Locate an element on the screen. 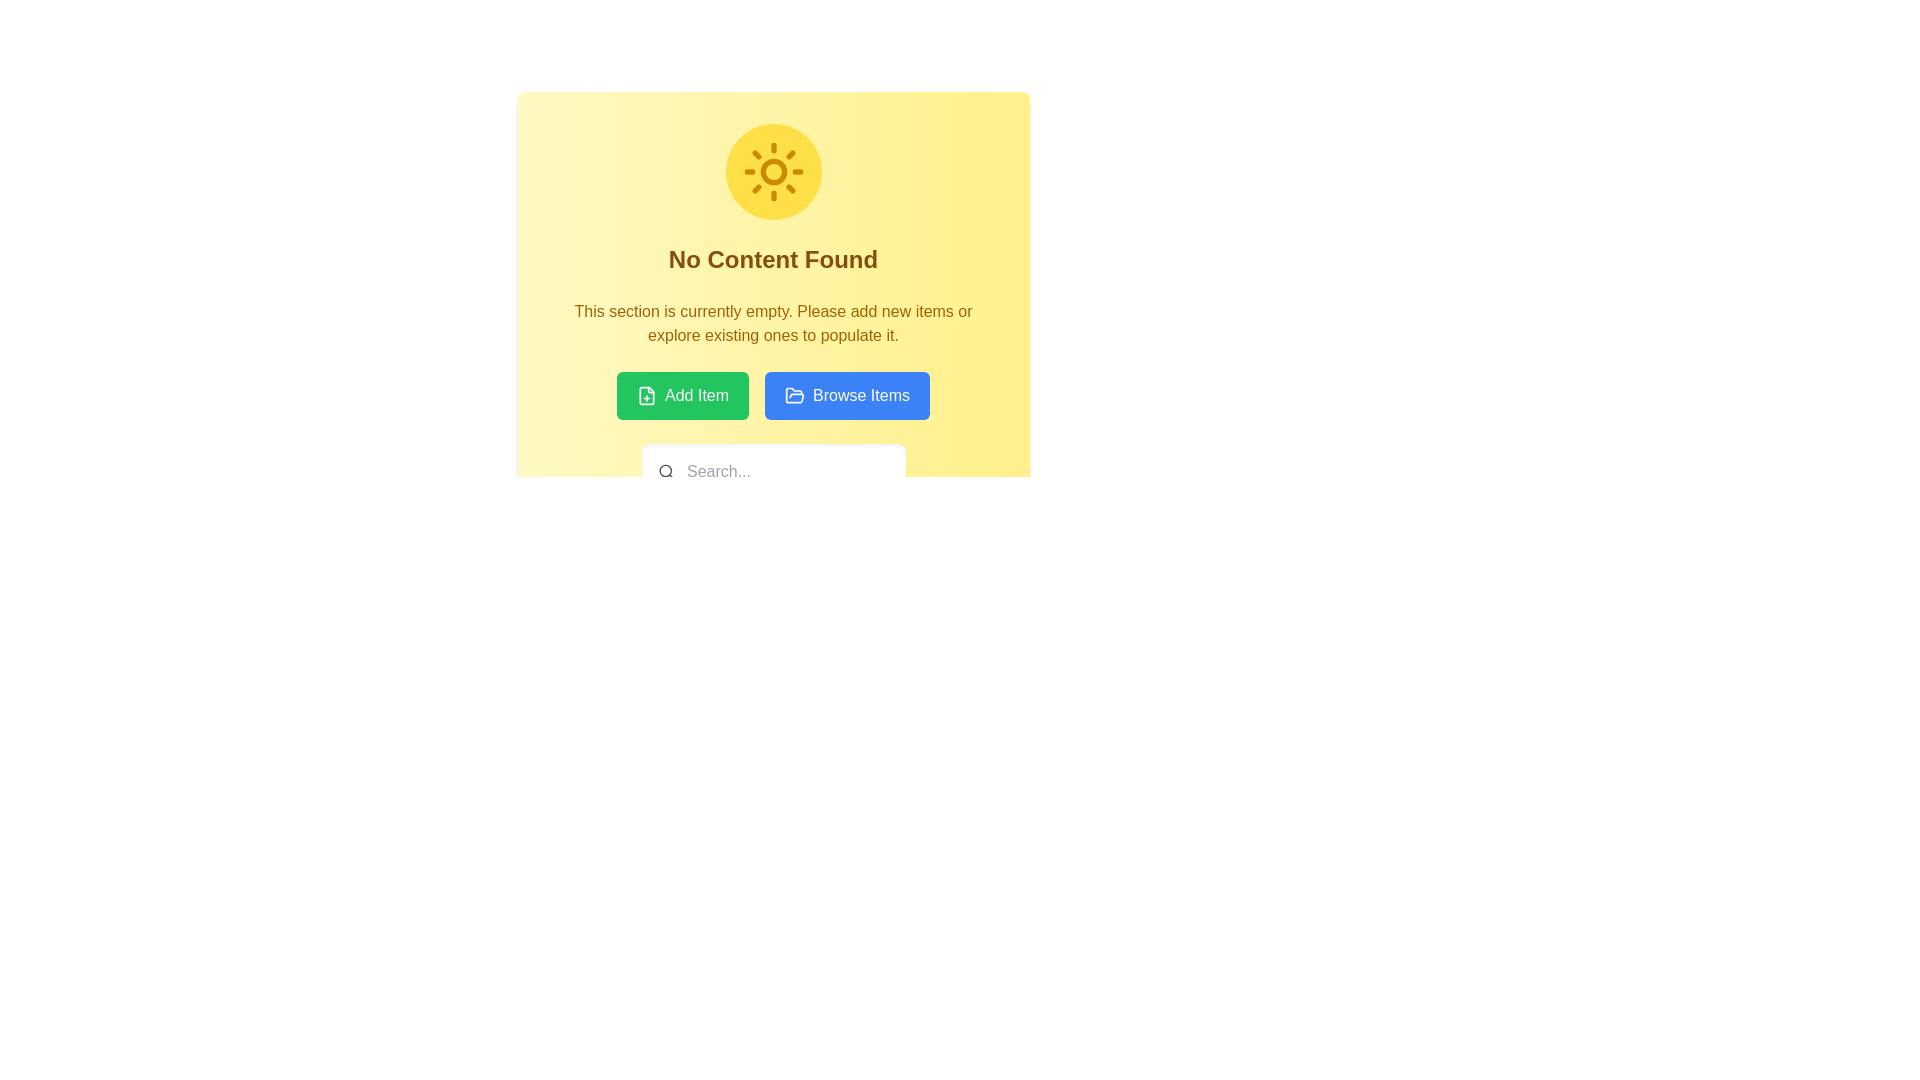  the decorative graphical element within the SVG image that symbolizes an open folder, located near the top-right area of its containing group is located at coordinates (794, 395).